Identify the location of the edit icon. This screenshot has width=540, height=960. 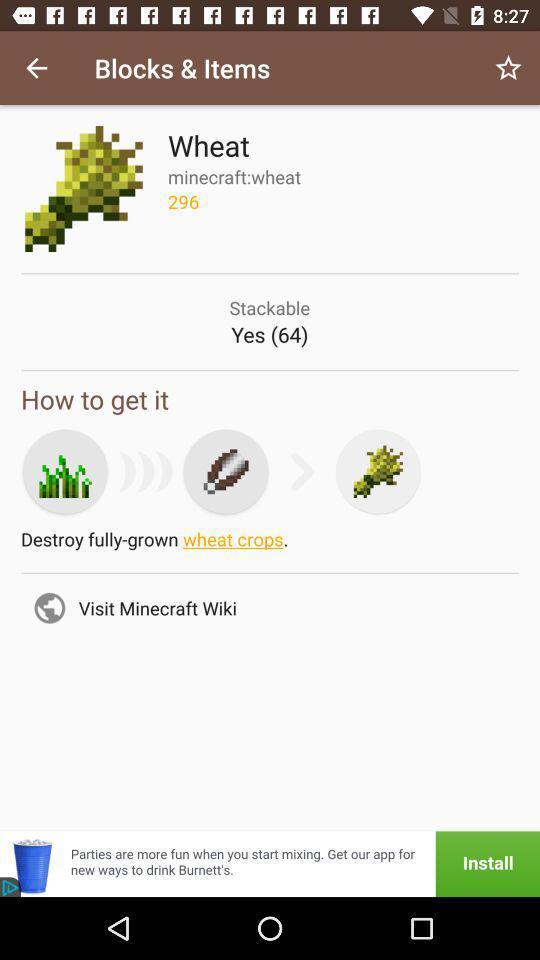
(225, 471).